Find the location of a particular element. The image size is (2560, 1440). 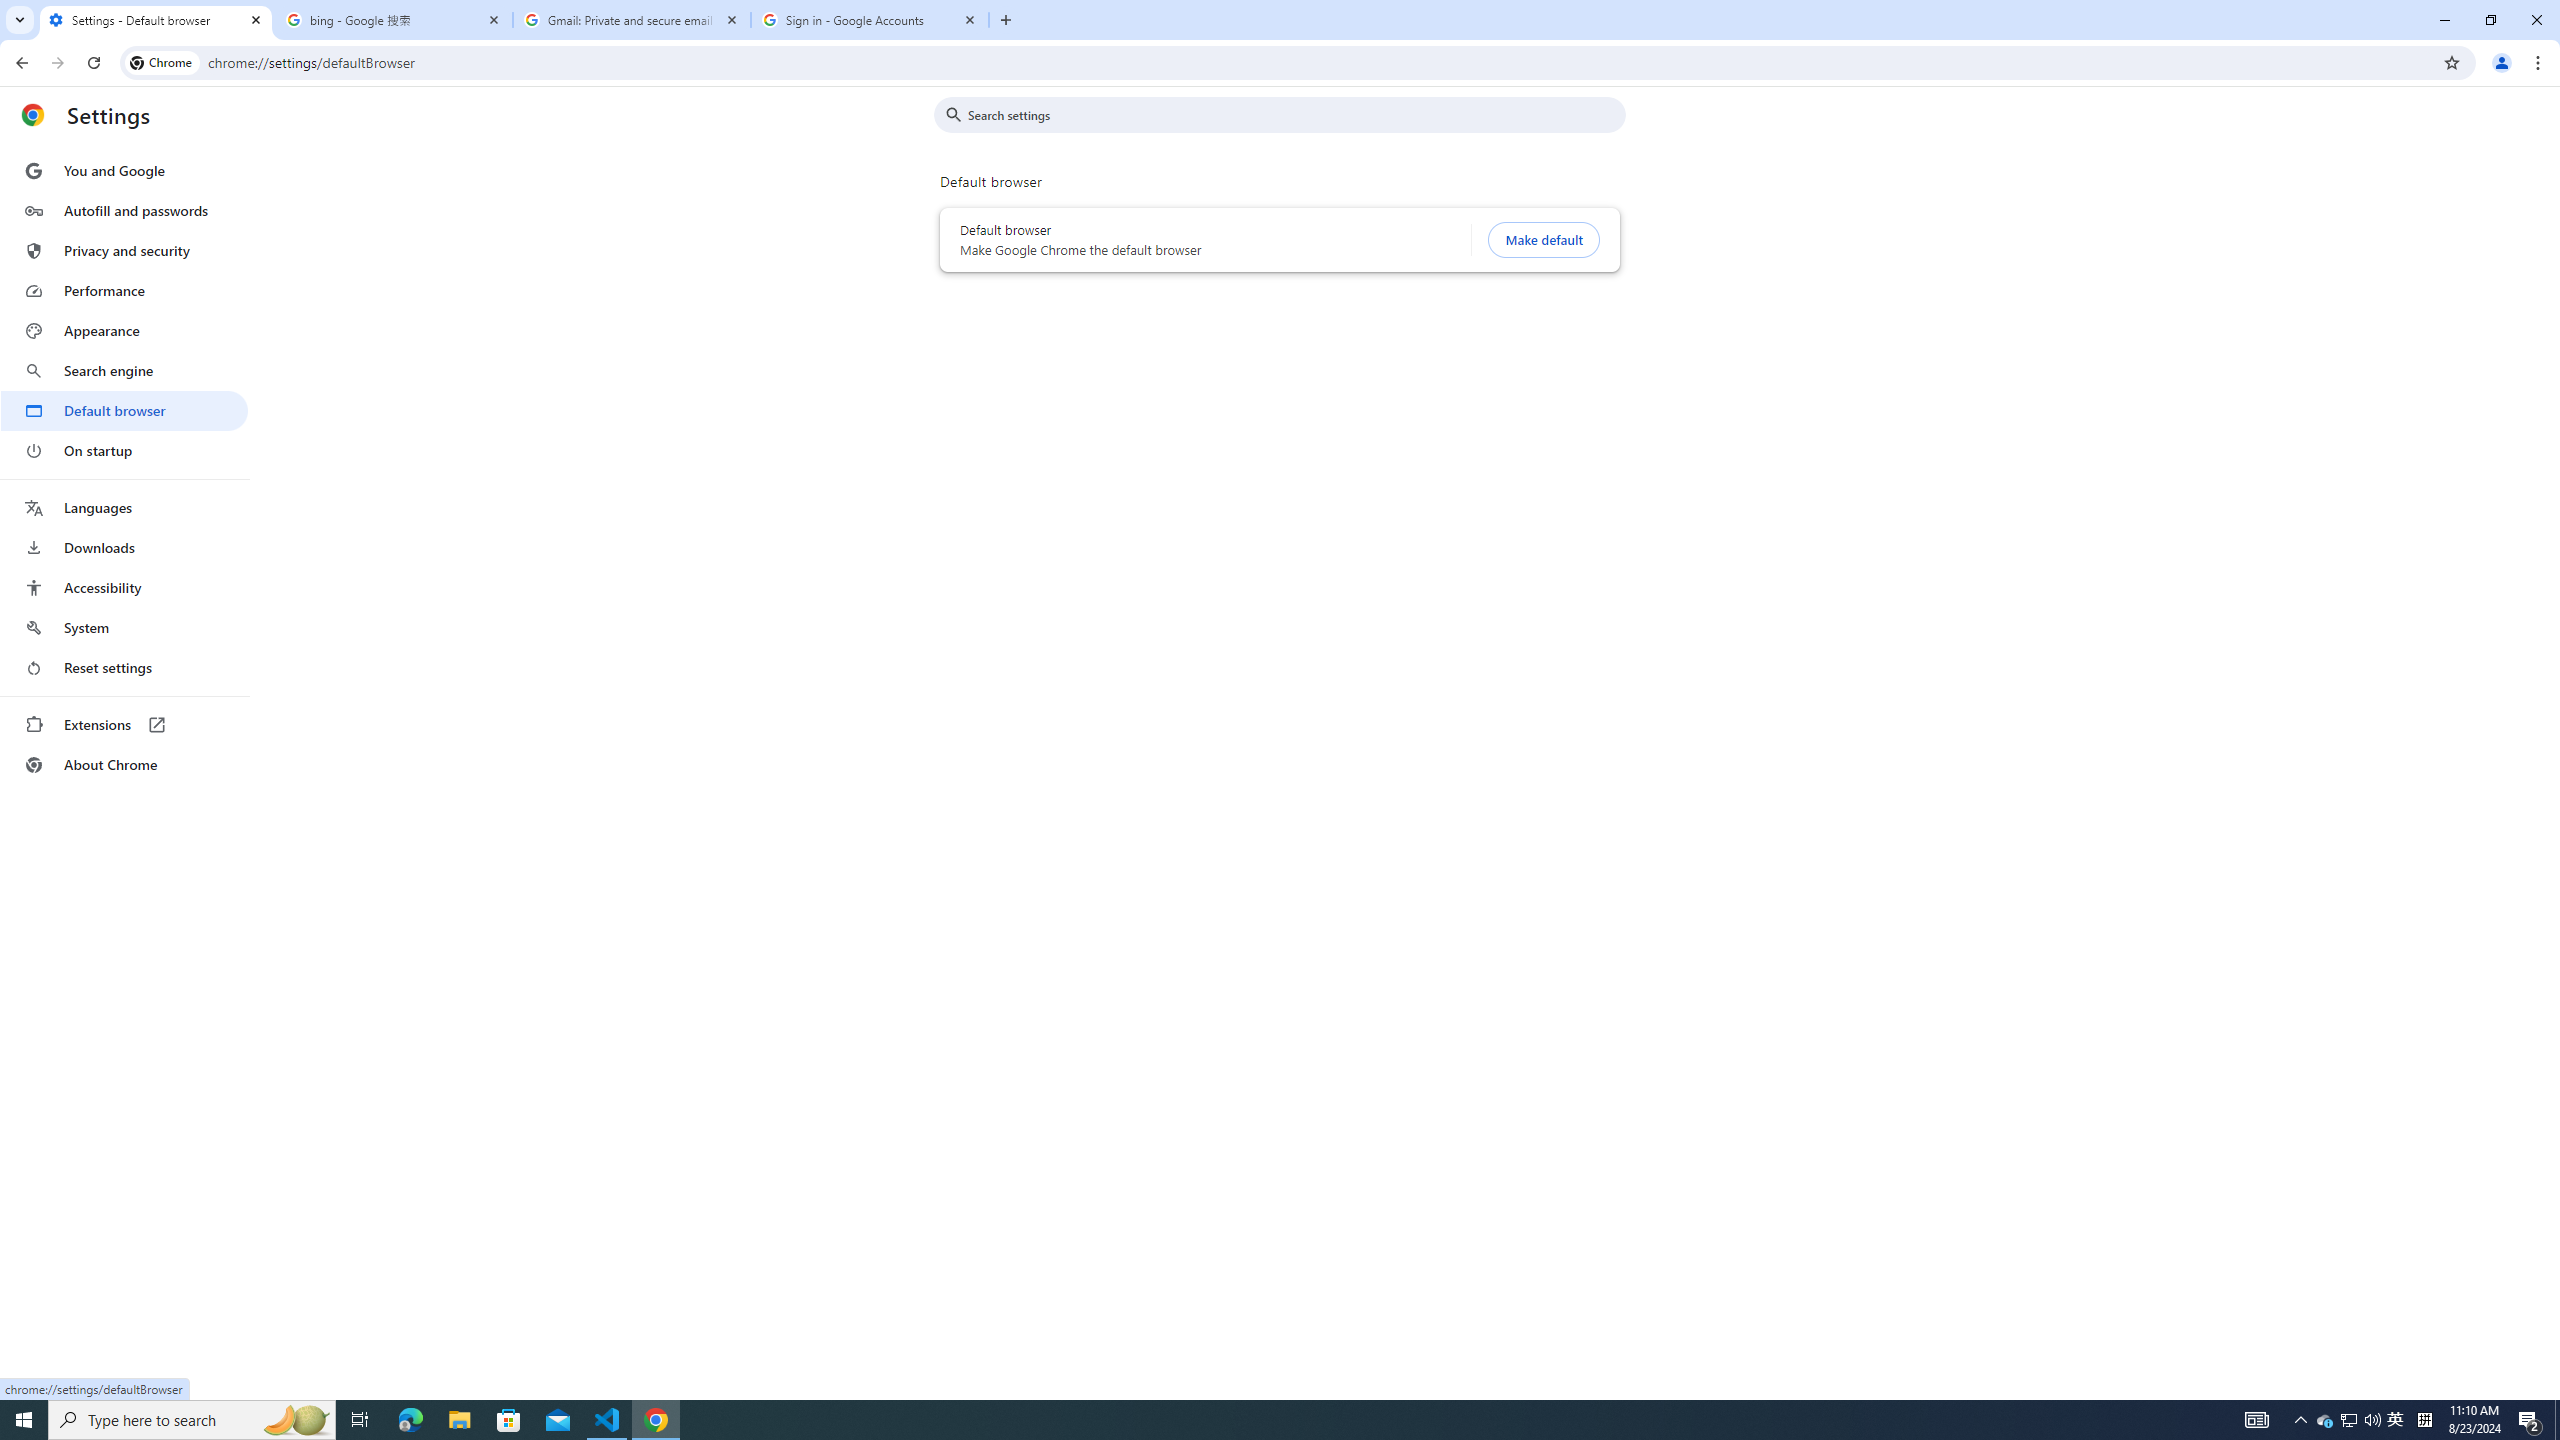

'On startup' is located at coordinates (123, 449).